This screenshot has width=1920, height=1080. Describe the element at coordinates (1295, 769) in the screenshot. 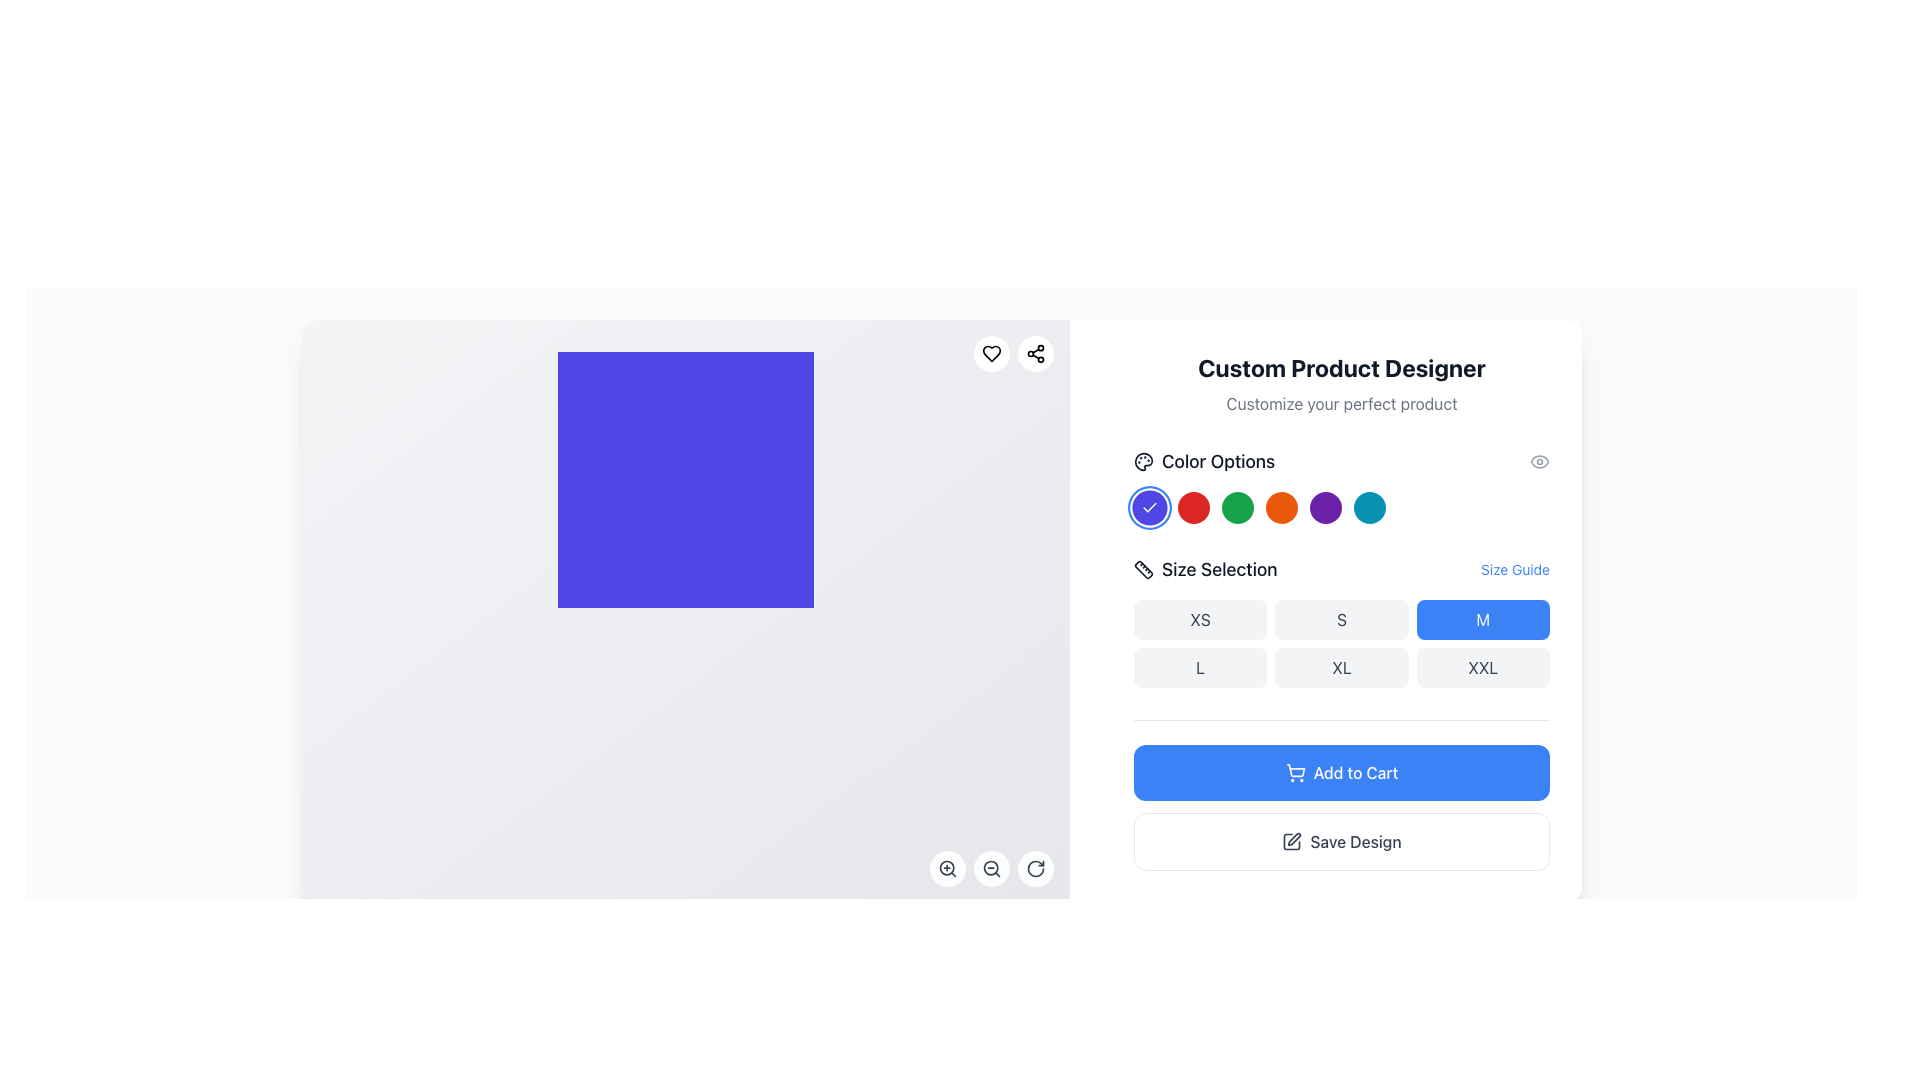

I see `the 'Add to Cart' button that contains the shopping cart icon, which is a line illustration with a rectangular body and a handle extending diagonally upward to the left` at that location.